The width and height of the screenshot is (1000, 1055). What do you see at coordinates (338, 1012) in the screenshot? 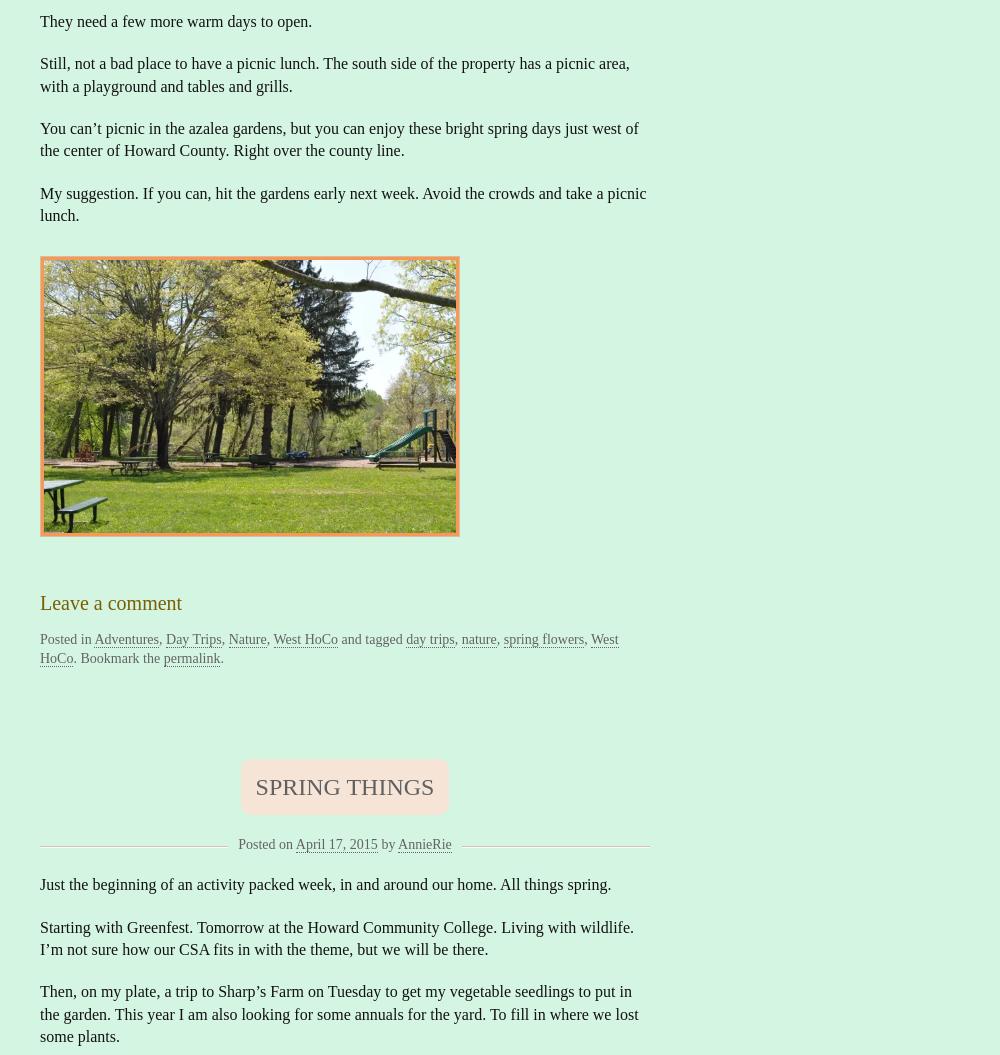
I see `'Then, on my plate, a trip to Sharp’s Farm on Tuesday to get my vegetable seedlings to put in the garden. This year I am also looking for some annuals for the yard. To fill in where we lost some plants.'` at bounding box center [338, 1012].